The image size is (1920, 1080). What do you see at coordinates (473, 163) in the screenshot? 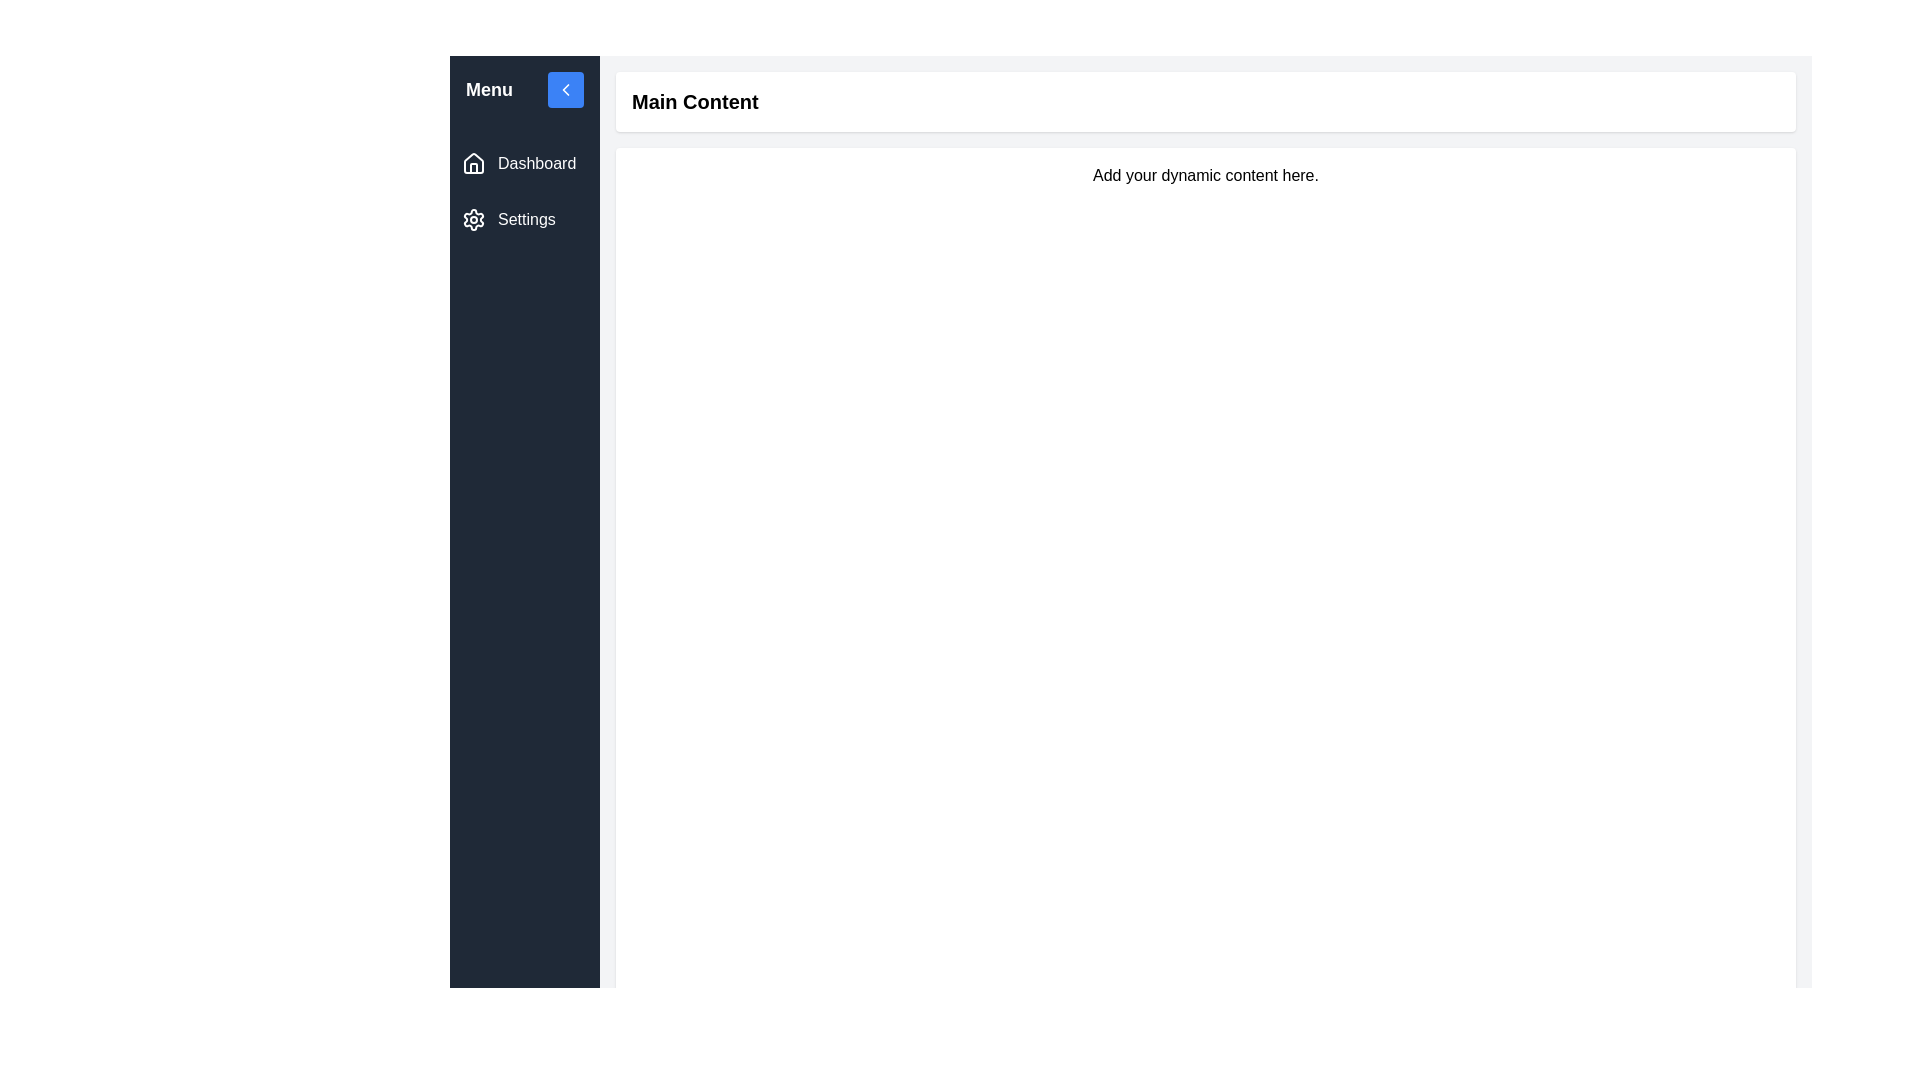
I see `the house-shaped icon located in the leftmost column of the navigation bar, adjacent to the 'Dashboard' text for accessibility navigation` at bounding box center [473, 163].